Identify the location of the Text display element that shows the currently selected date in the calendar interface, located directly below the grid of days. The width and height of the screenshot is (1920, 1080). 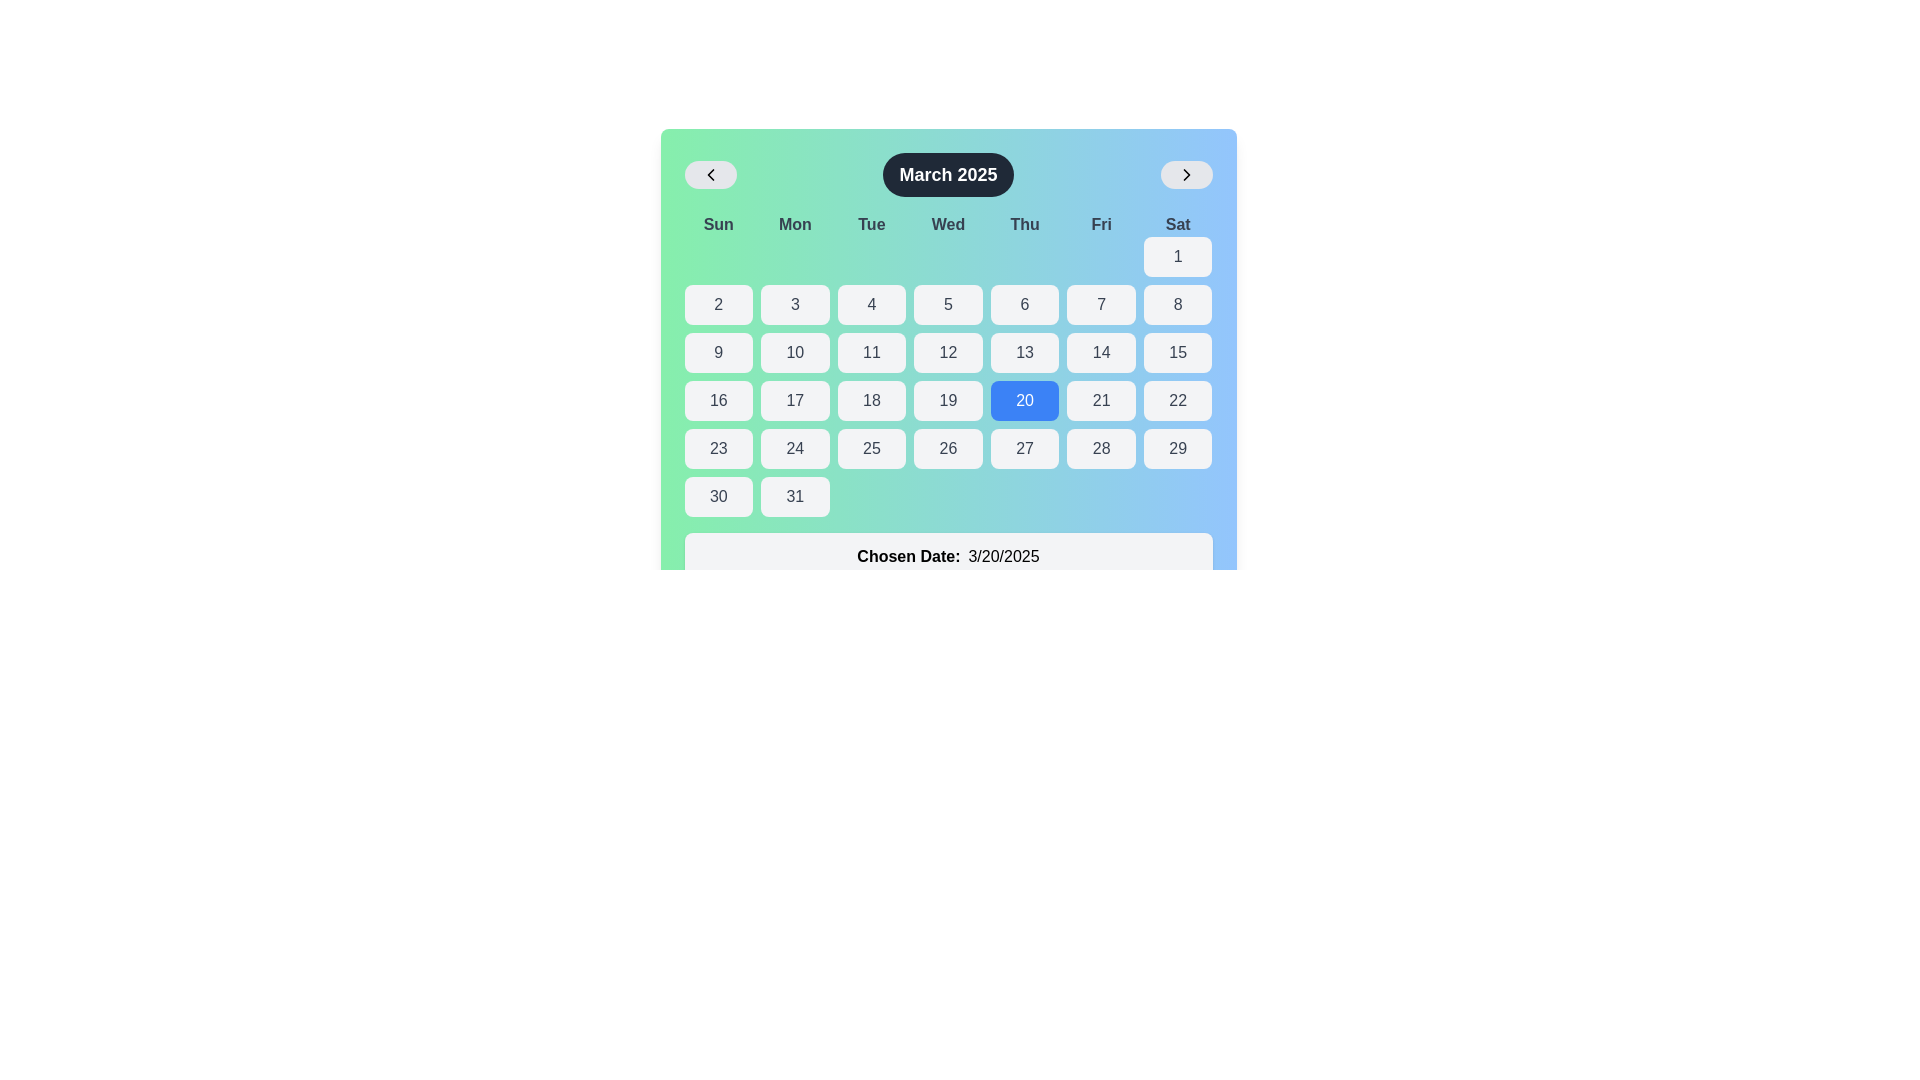
(947, 556).